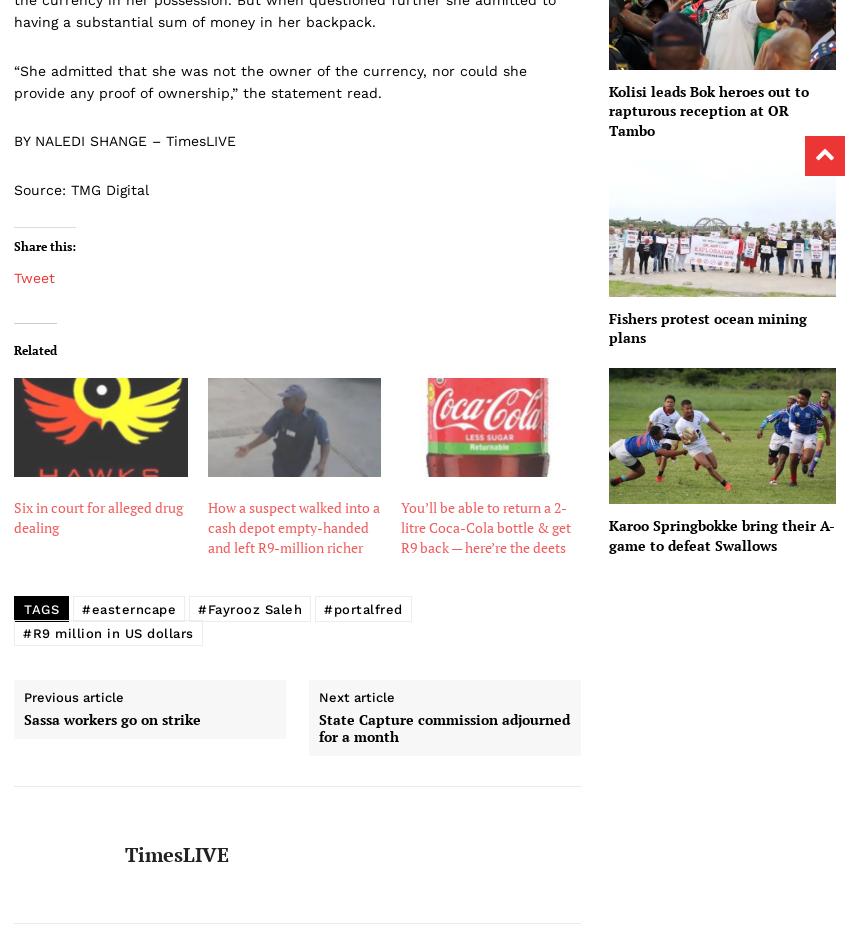 This screenshot has width=850, height=945. What do you see at coordinates (706, 327) in the screenshot?
I see `'Fishers protest ocean mining plans'` at bounding box center [706, 327].